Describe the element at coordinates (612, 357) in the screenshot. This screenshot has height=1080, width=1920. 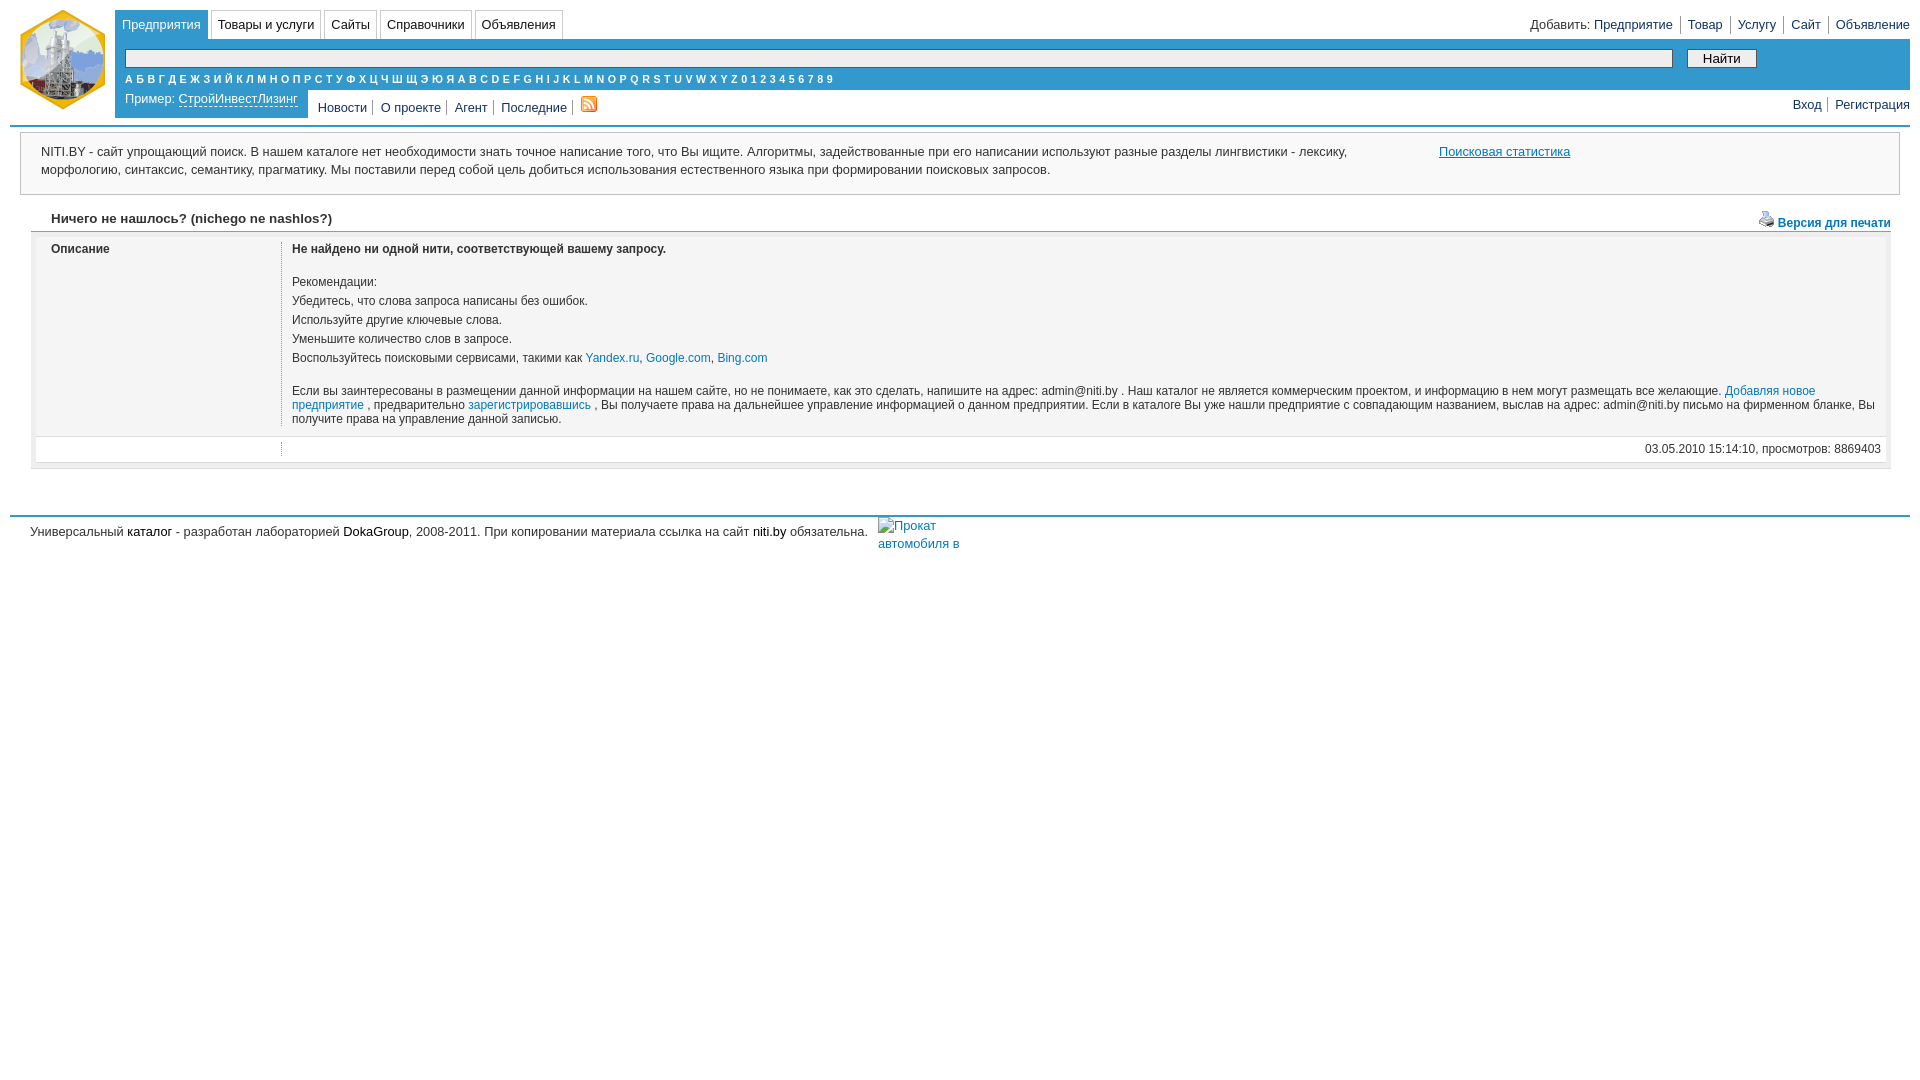
I see `'Yandex.ru'` at that location.